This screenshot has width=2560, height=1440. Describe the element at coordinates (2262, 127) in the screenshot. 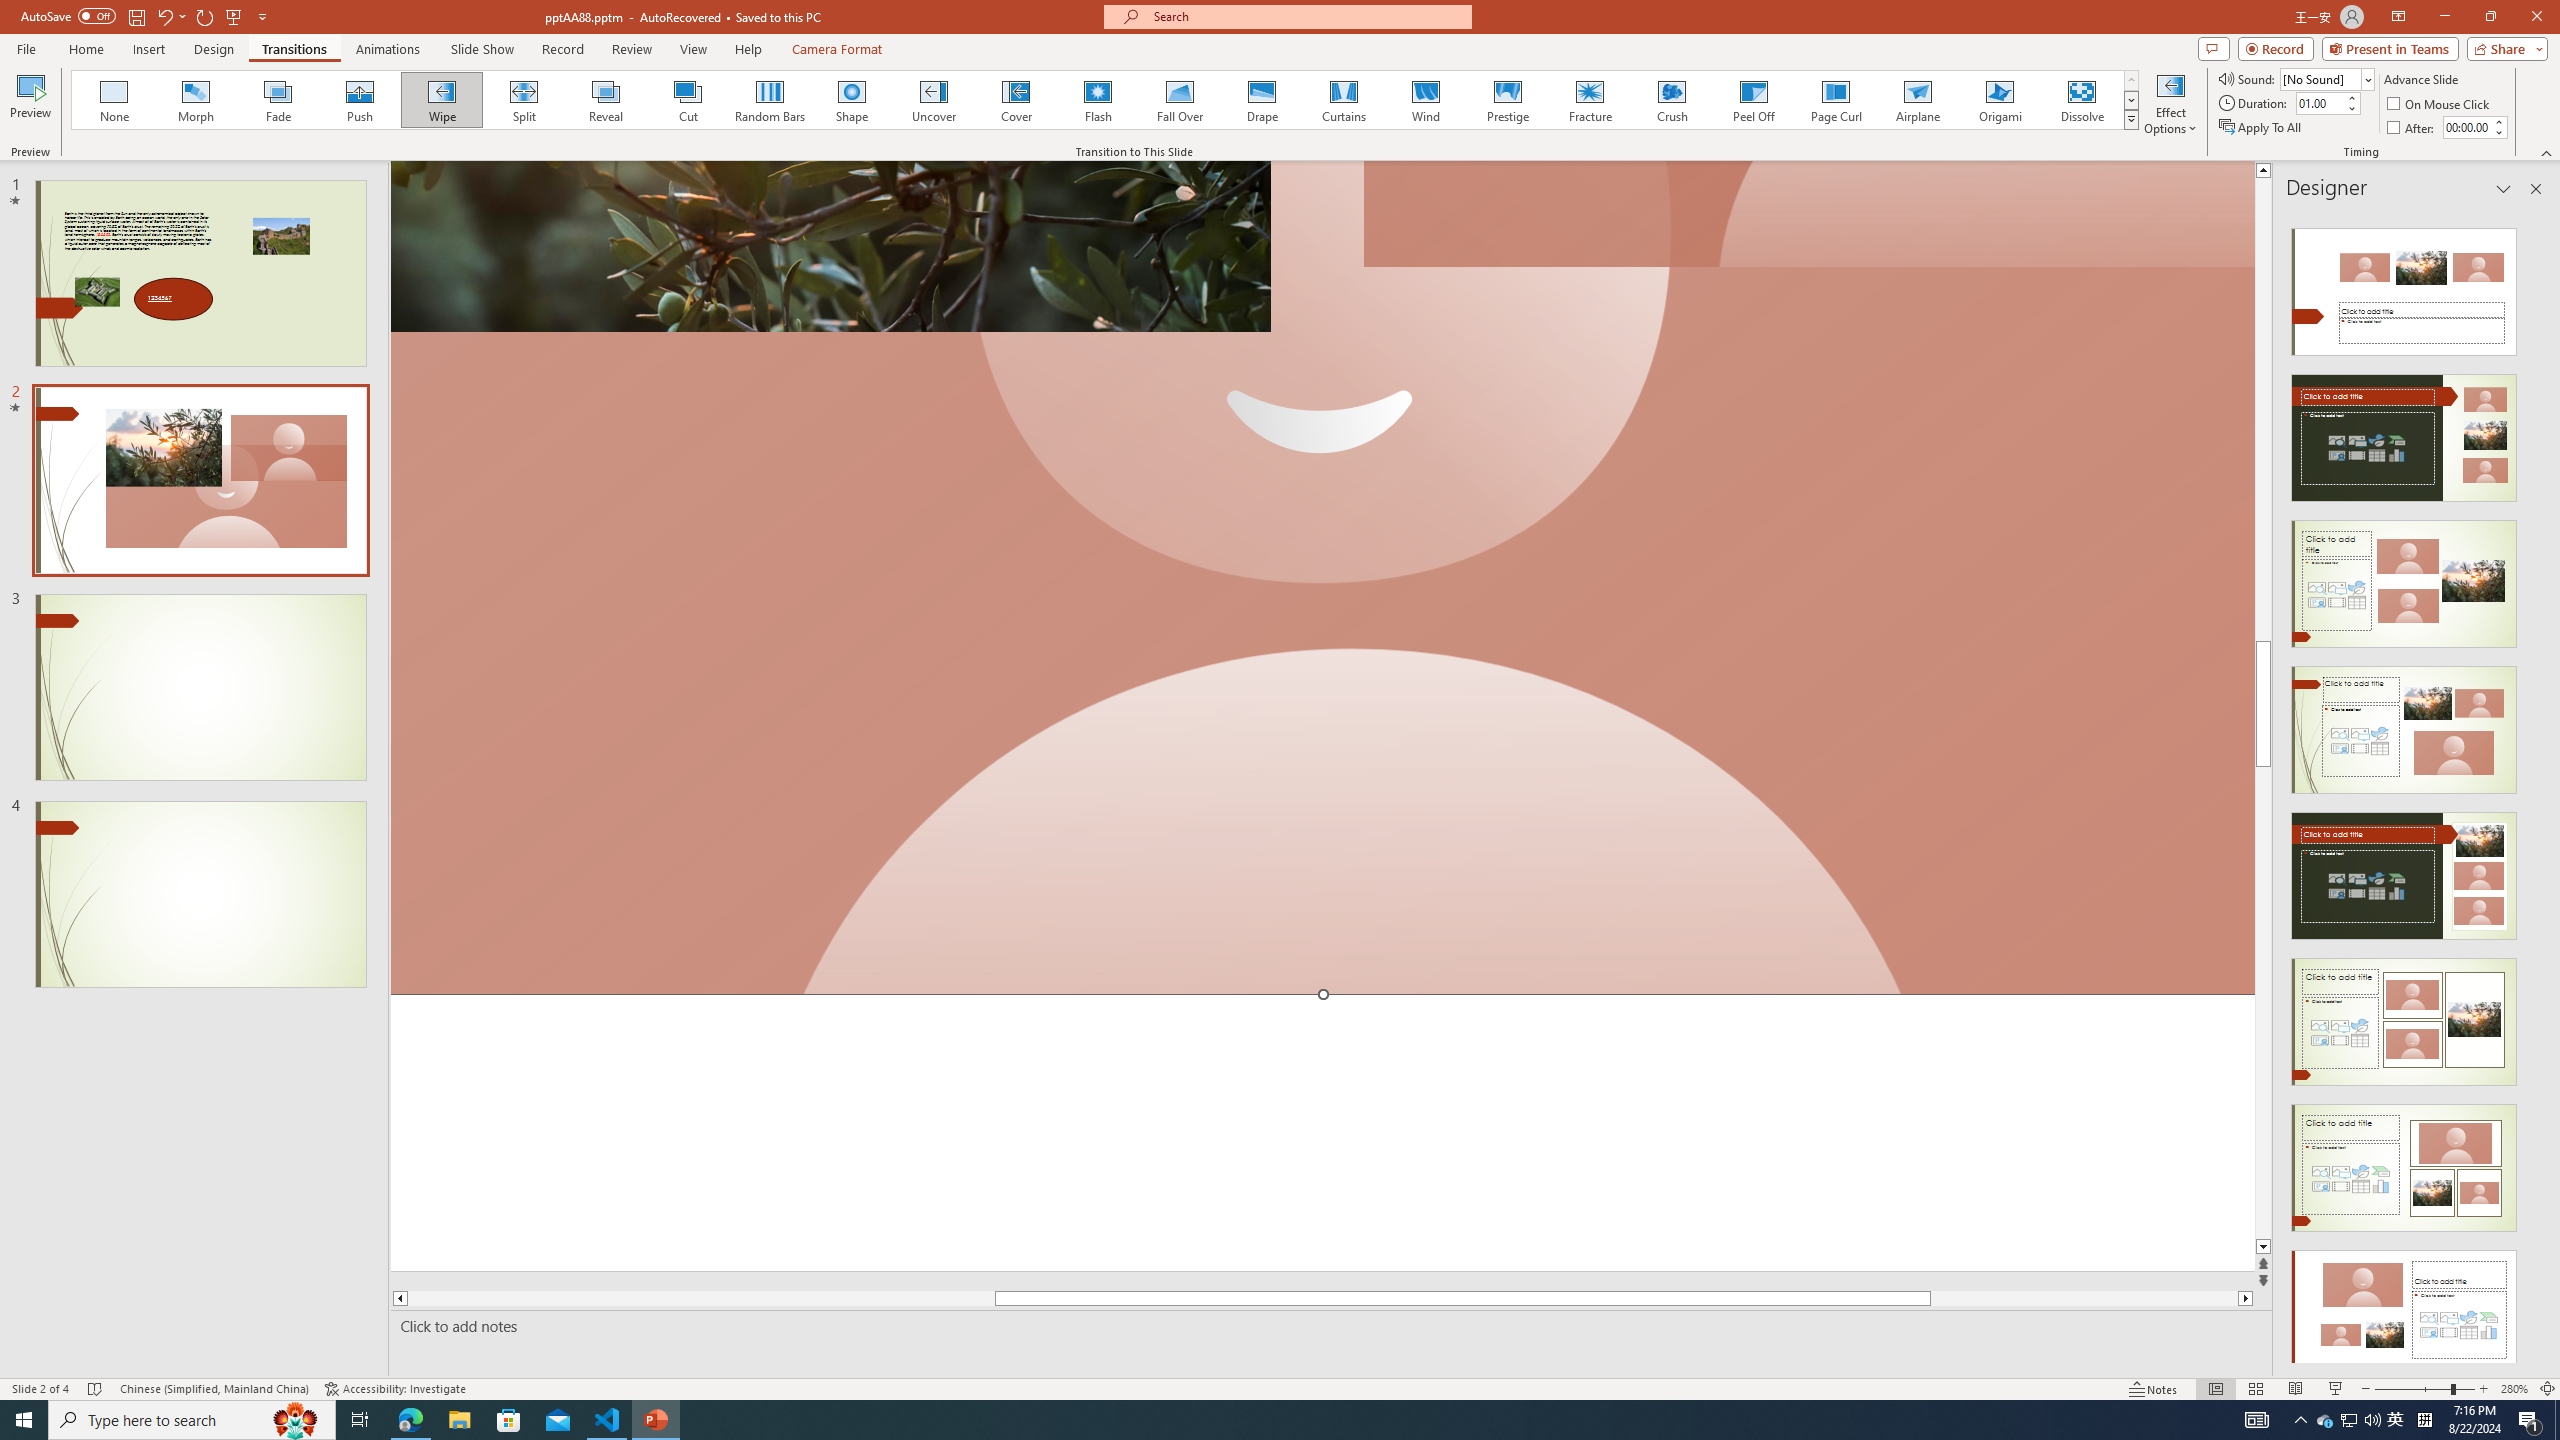

I see `'Apply To All'` at that location.